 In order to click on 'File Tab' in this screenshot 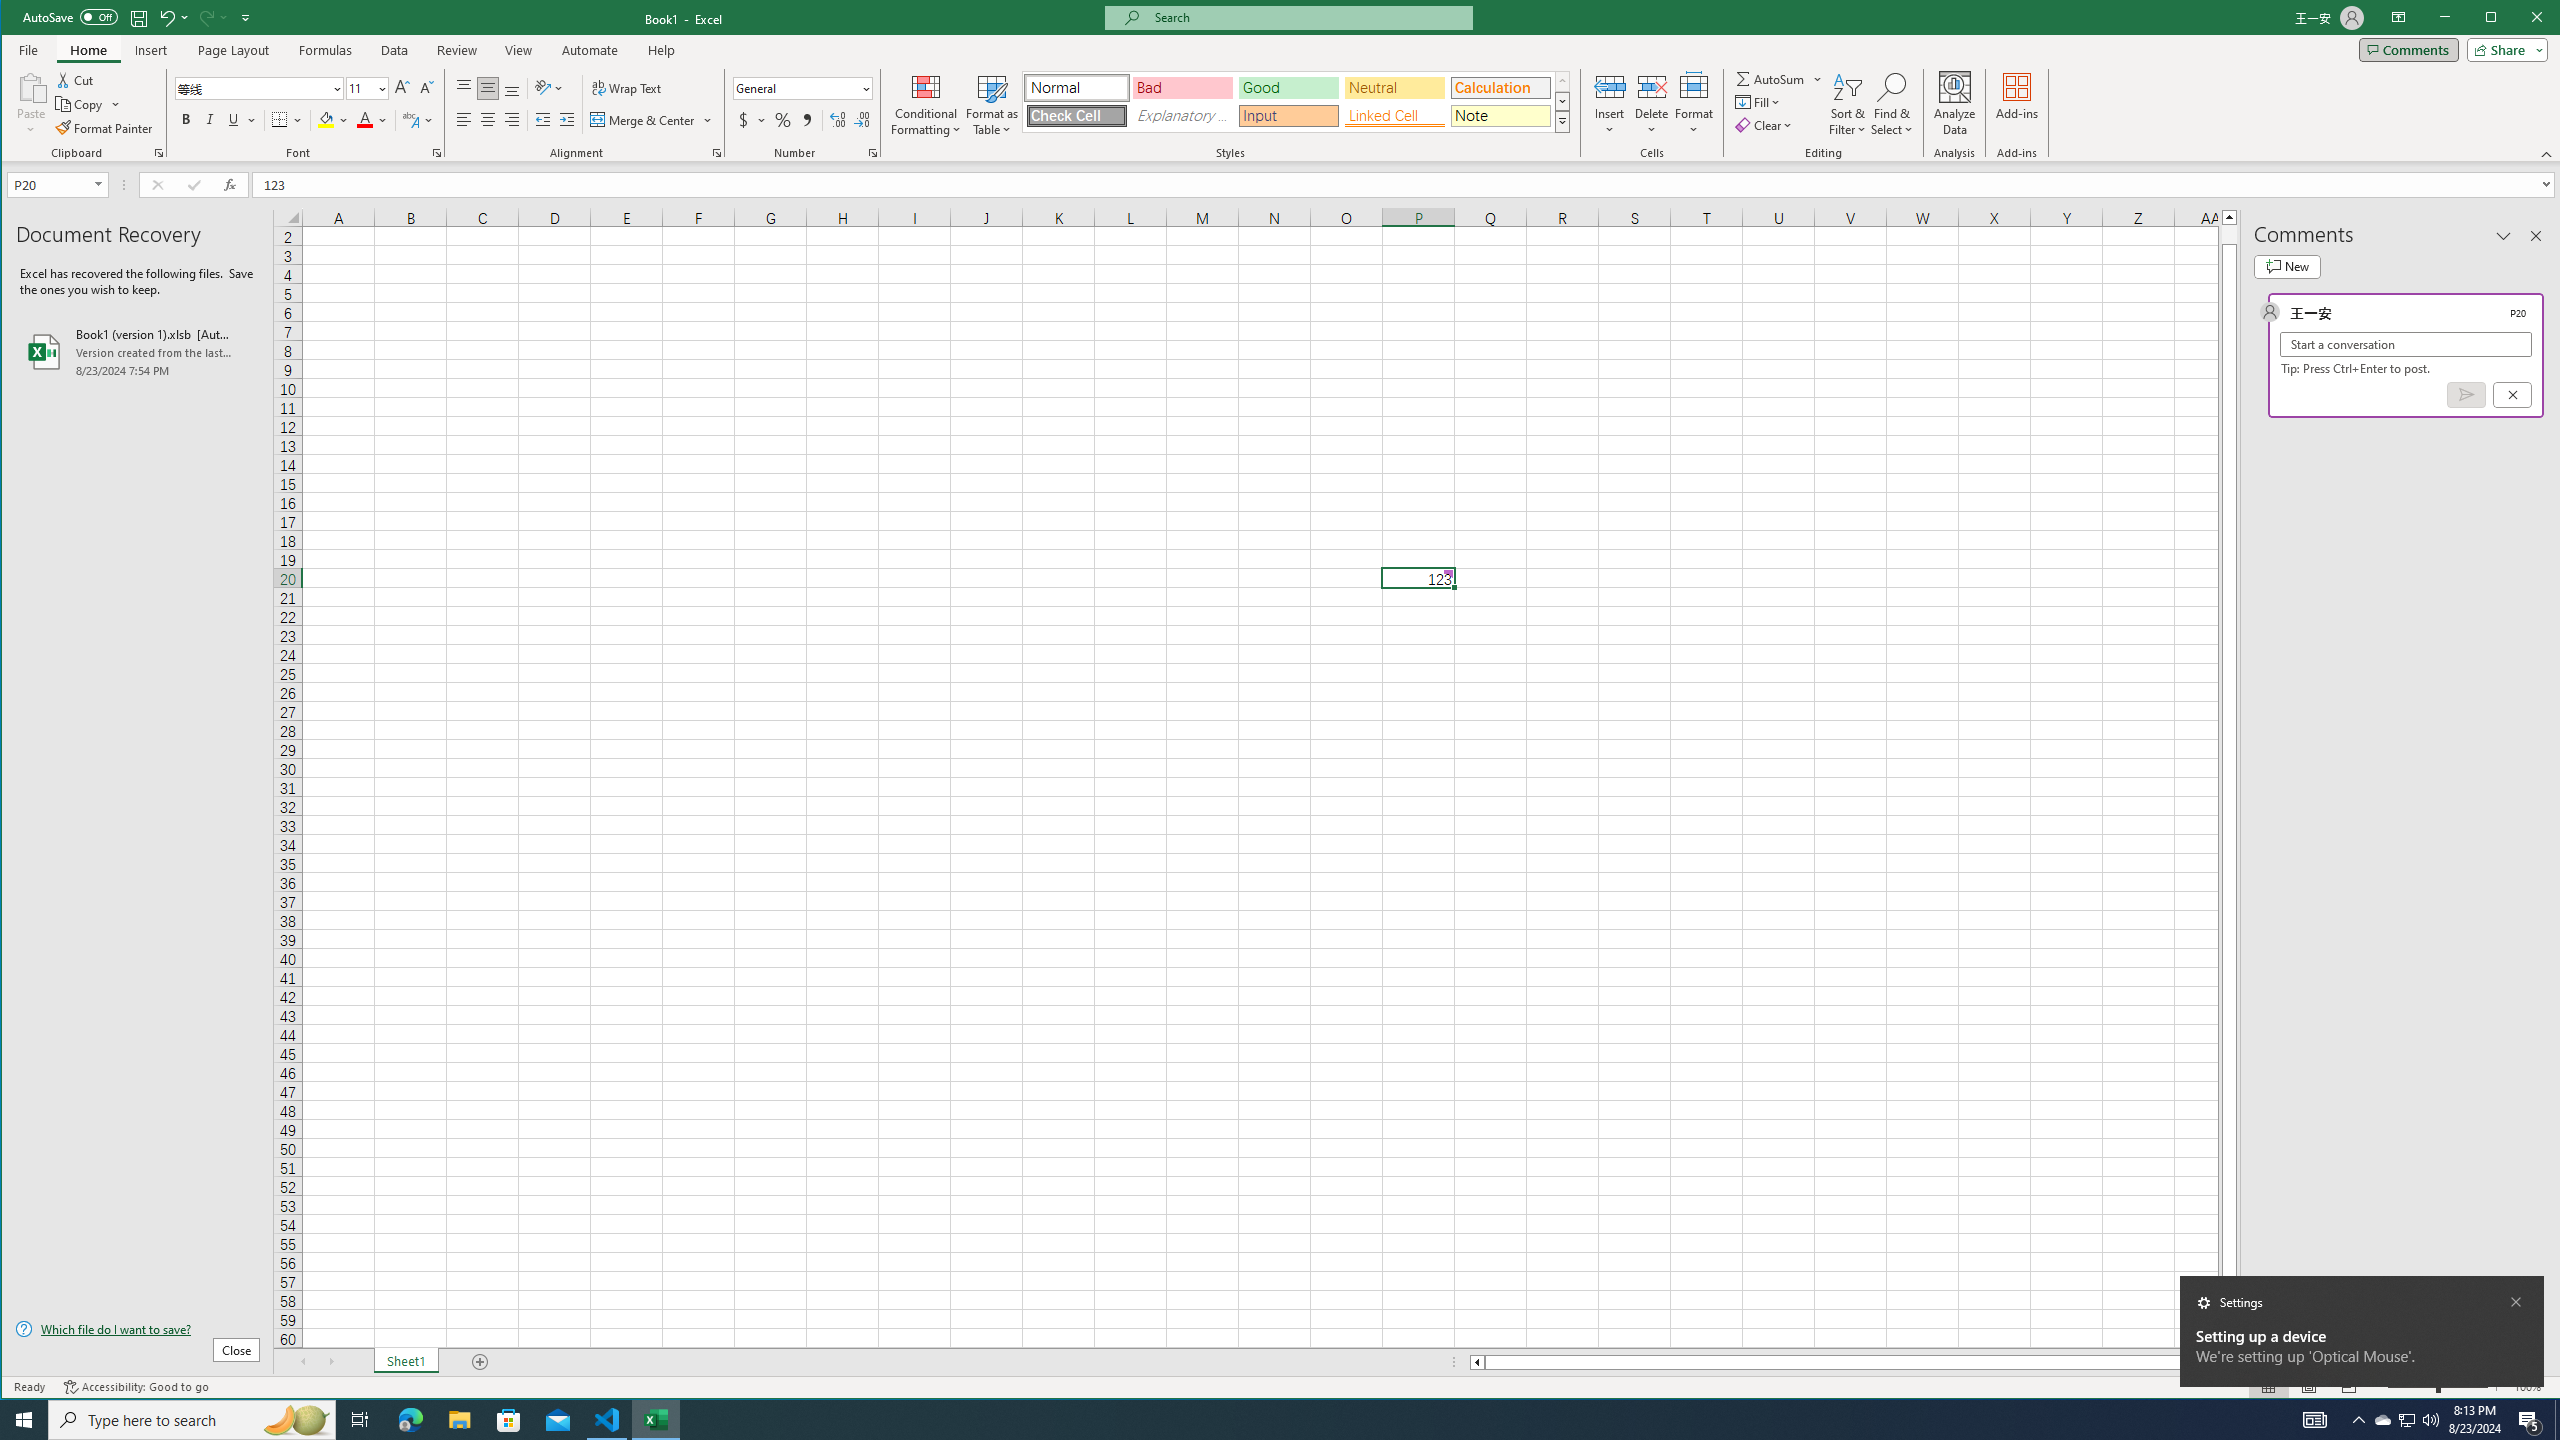, I will do `click(28, 49)`.